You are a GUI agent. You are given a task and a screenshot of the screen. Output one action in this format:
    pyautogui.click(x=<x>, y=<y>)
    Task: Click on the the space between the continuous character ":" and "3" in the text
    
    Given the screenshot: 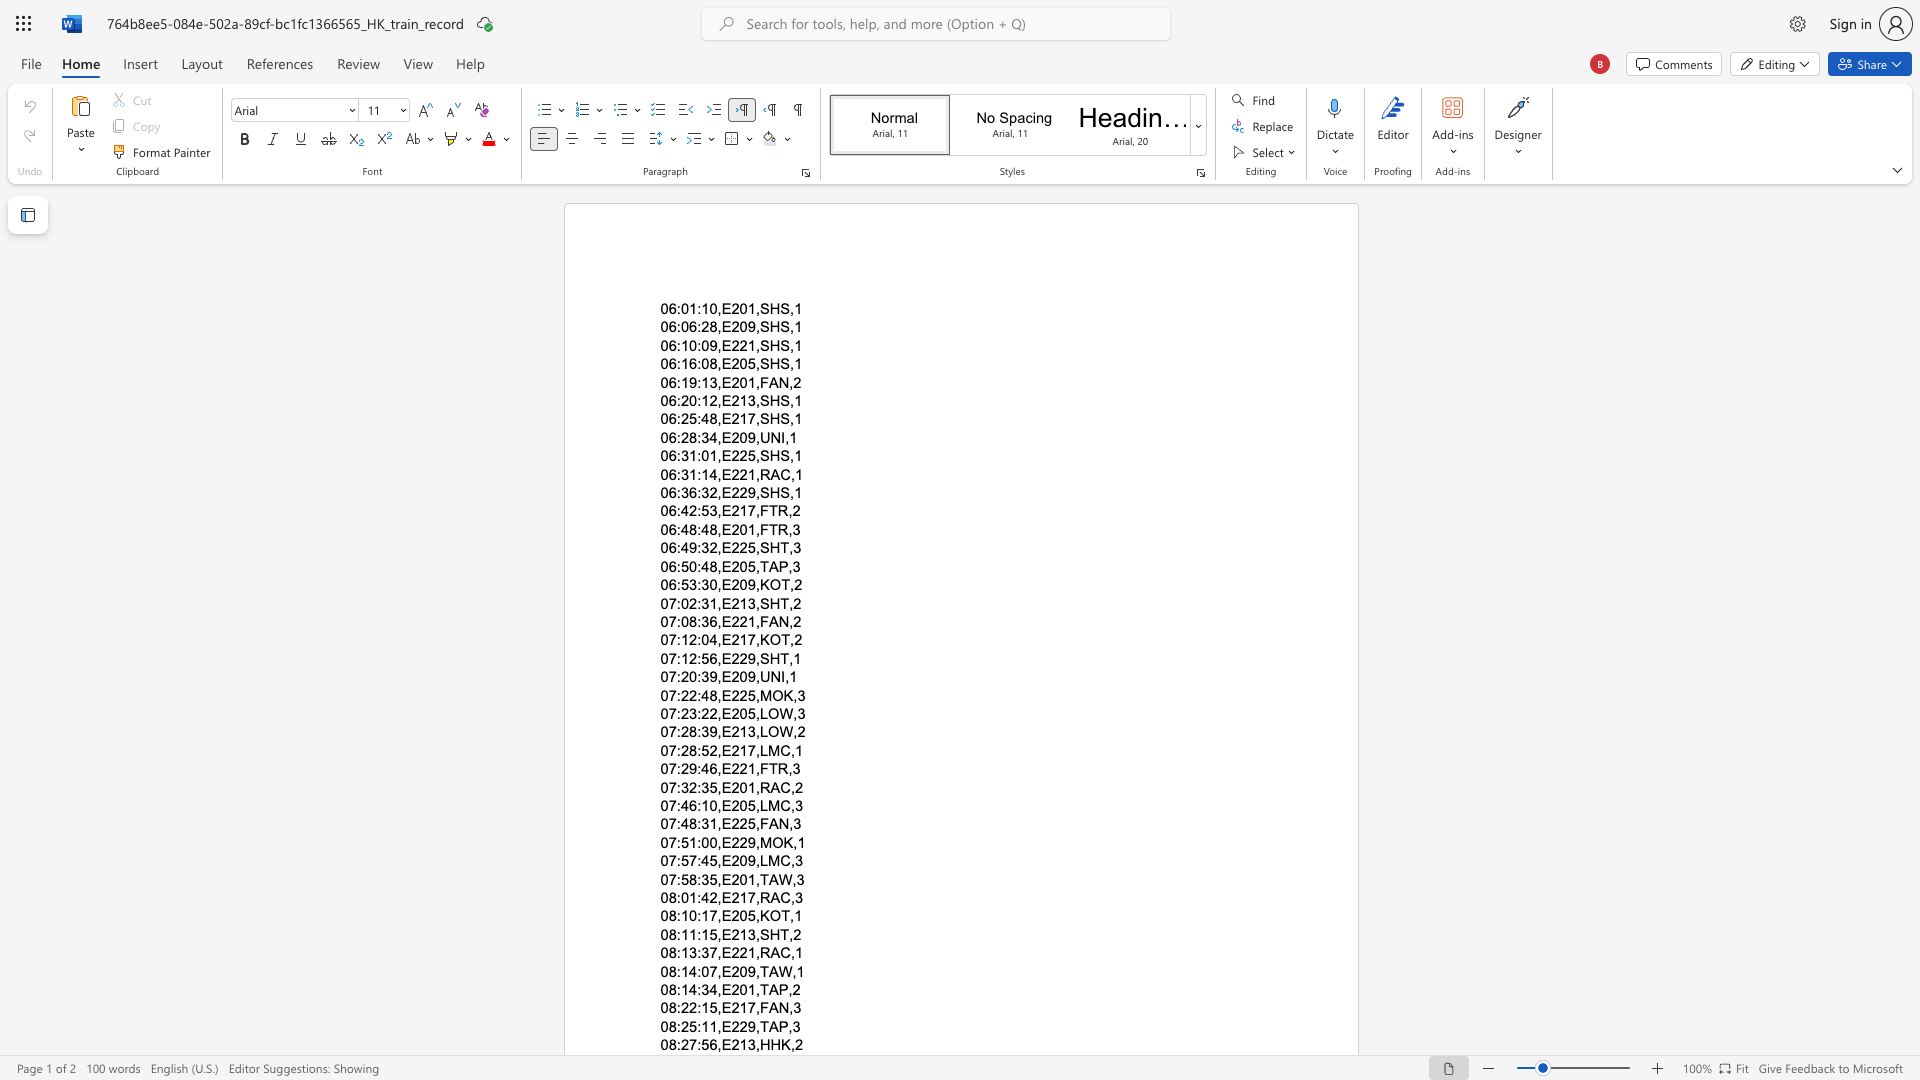 What is the action you would take?
    pyautogui.click(x=681, y=474)
    